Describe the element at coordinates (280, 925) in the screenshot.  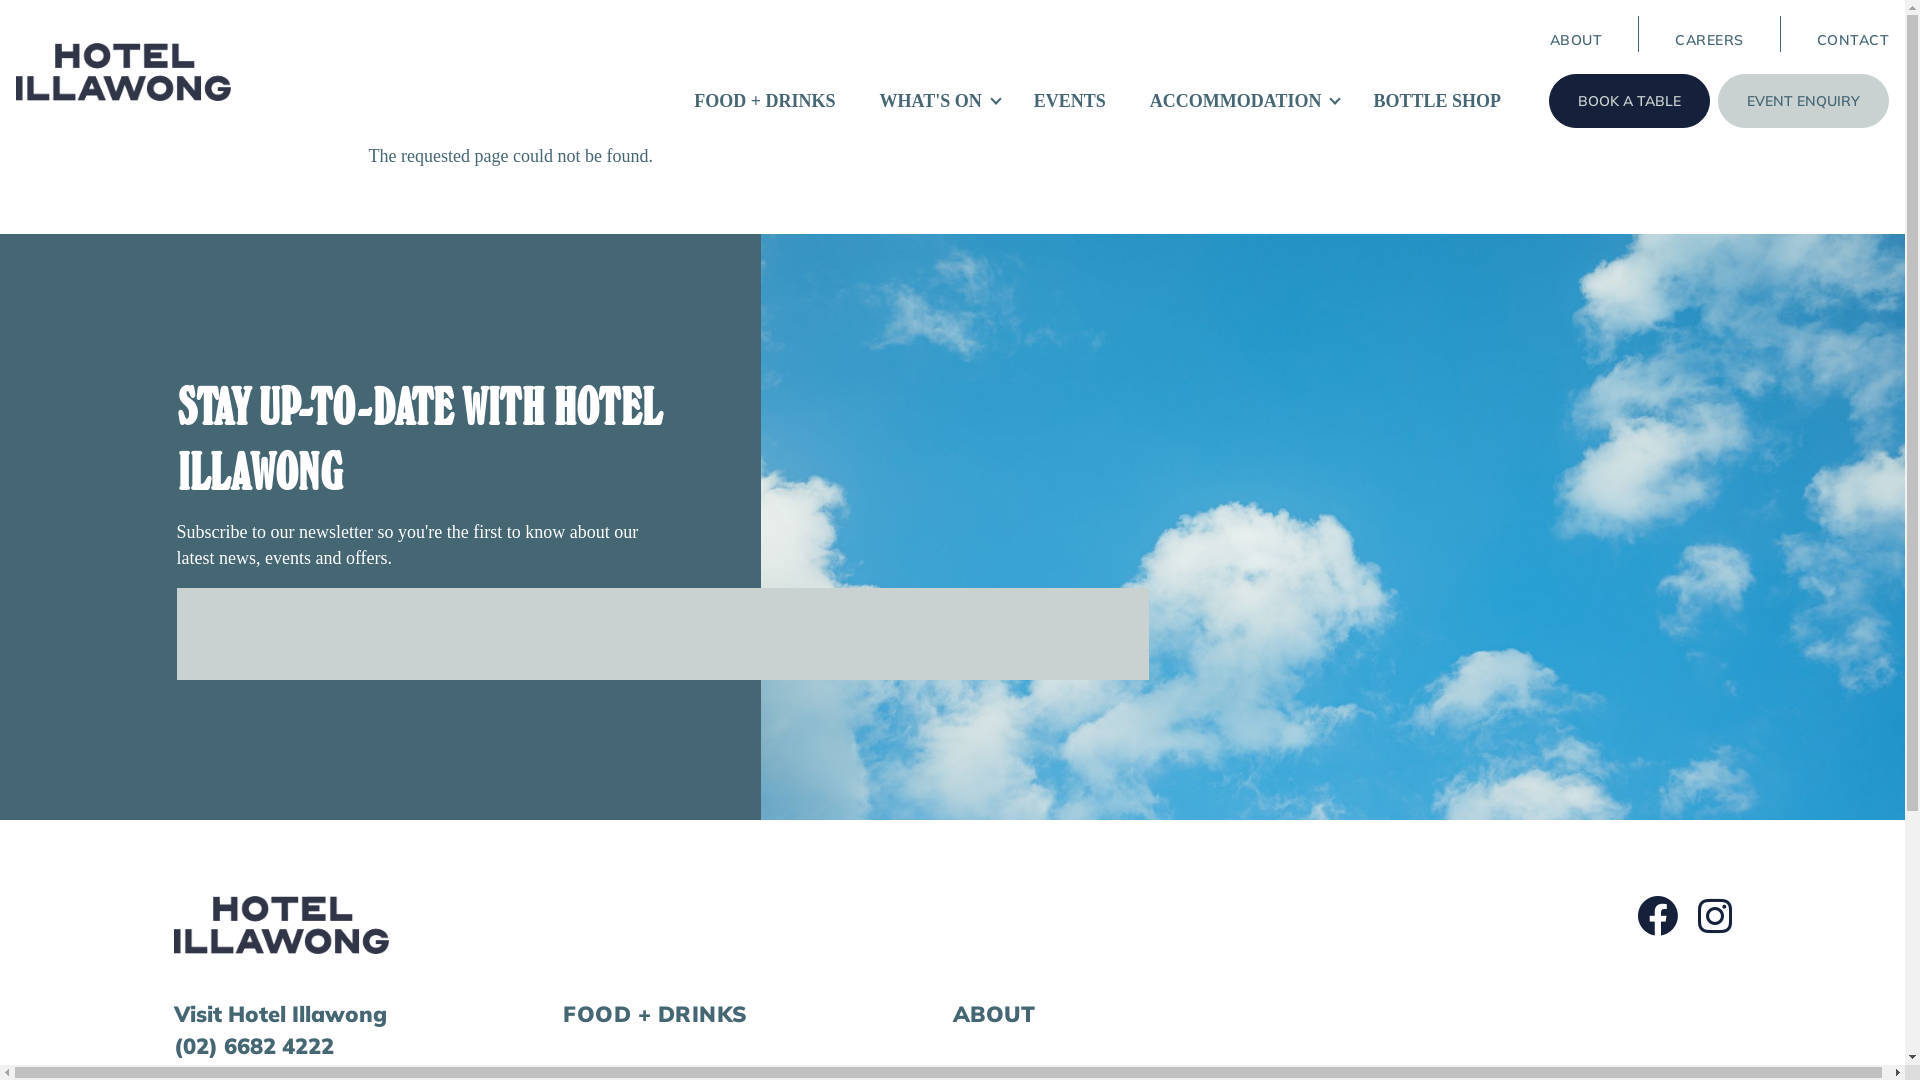
I see `'Image'` at that location.